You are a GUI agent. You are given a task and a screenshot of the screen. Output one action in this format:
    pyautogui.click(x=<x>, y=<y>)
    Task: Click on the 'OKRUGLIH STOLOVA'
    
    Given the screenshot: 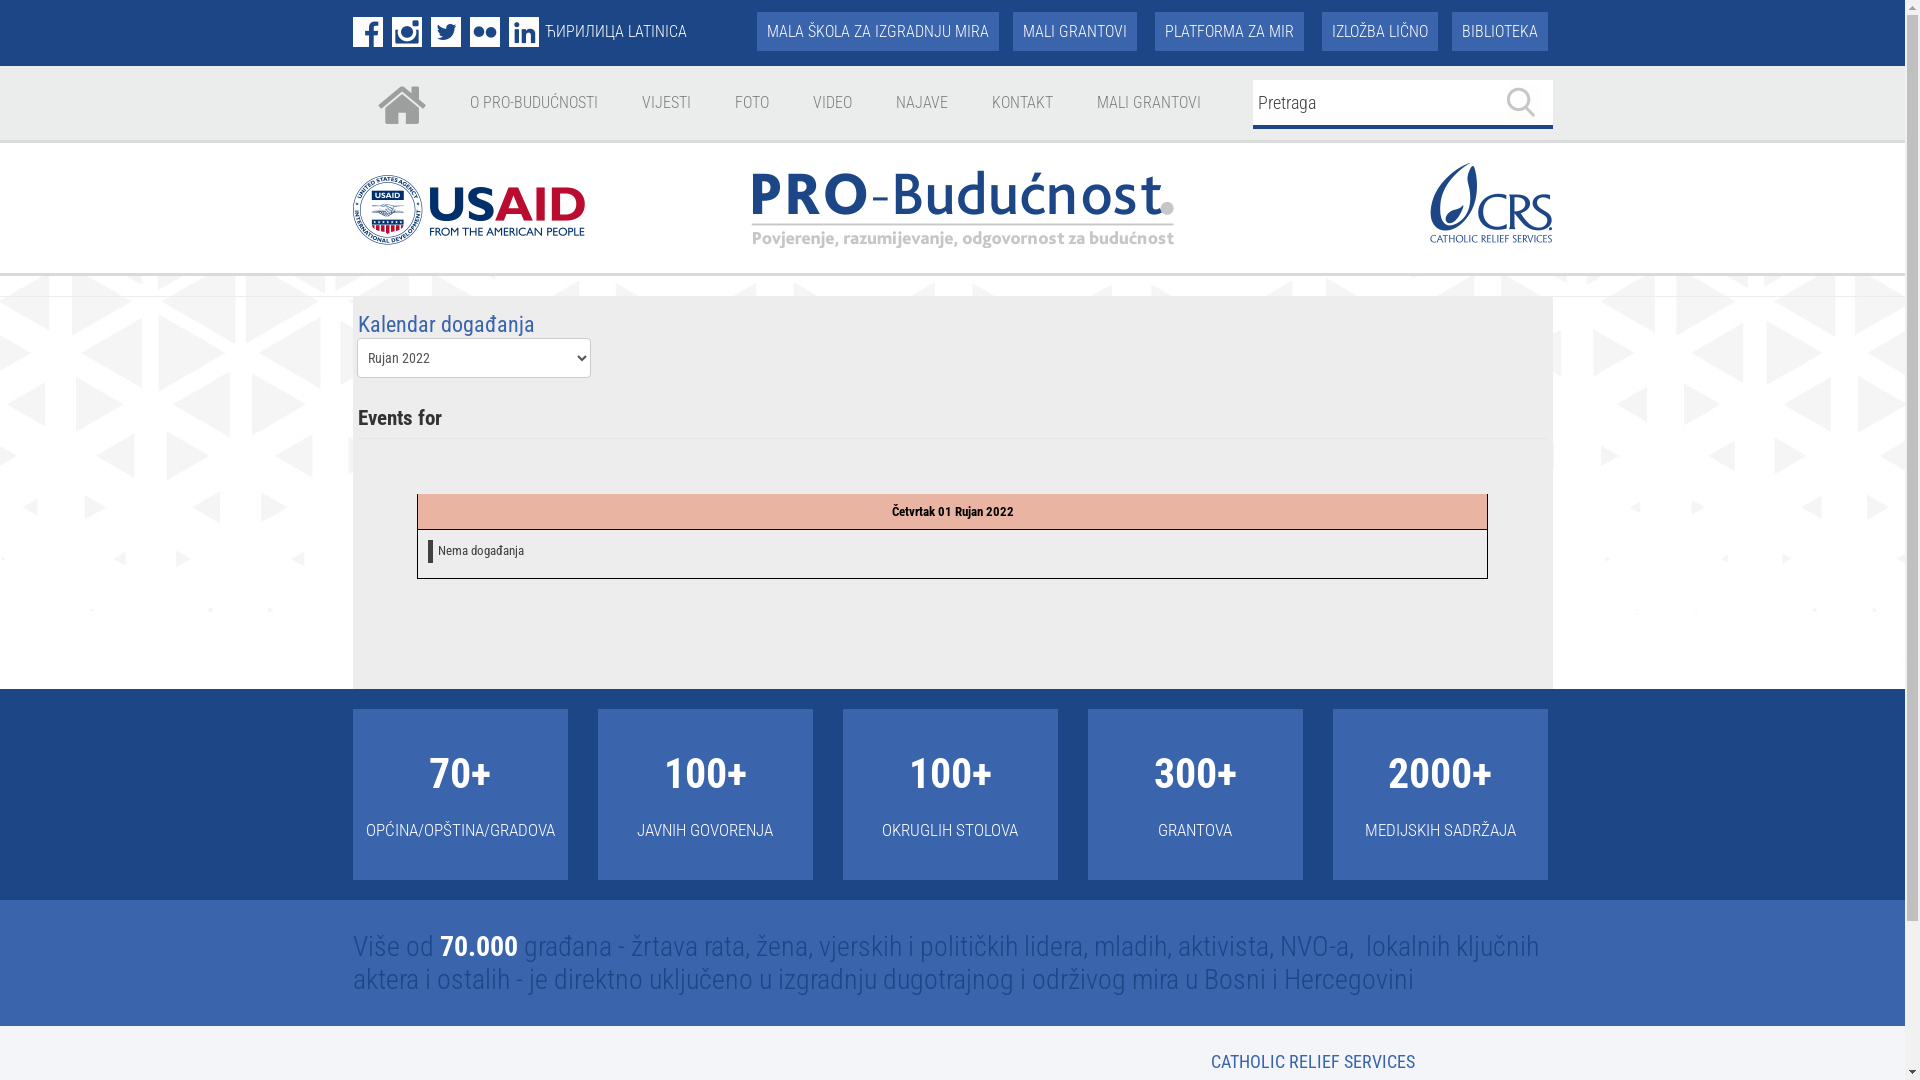 What is the action you would take?
    pyautogui.click(x=881, y=829)
    